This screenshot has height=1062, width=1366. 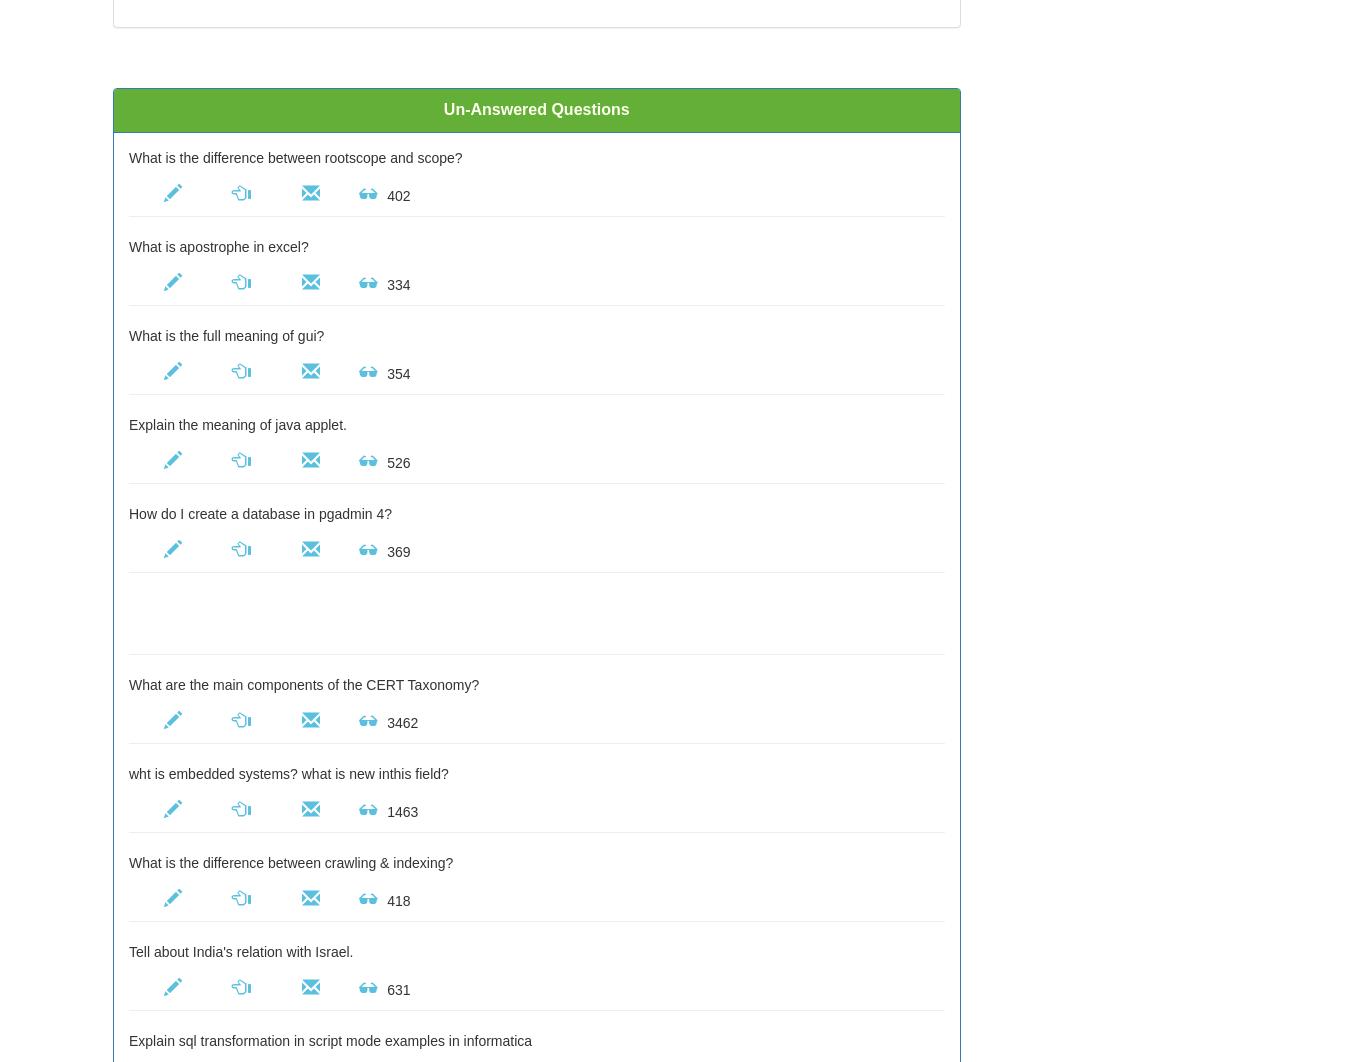 What do you see at coordinates (382, 196) in the screenshot?
I see `'402'` at bounding box center [382, 196].